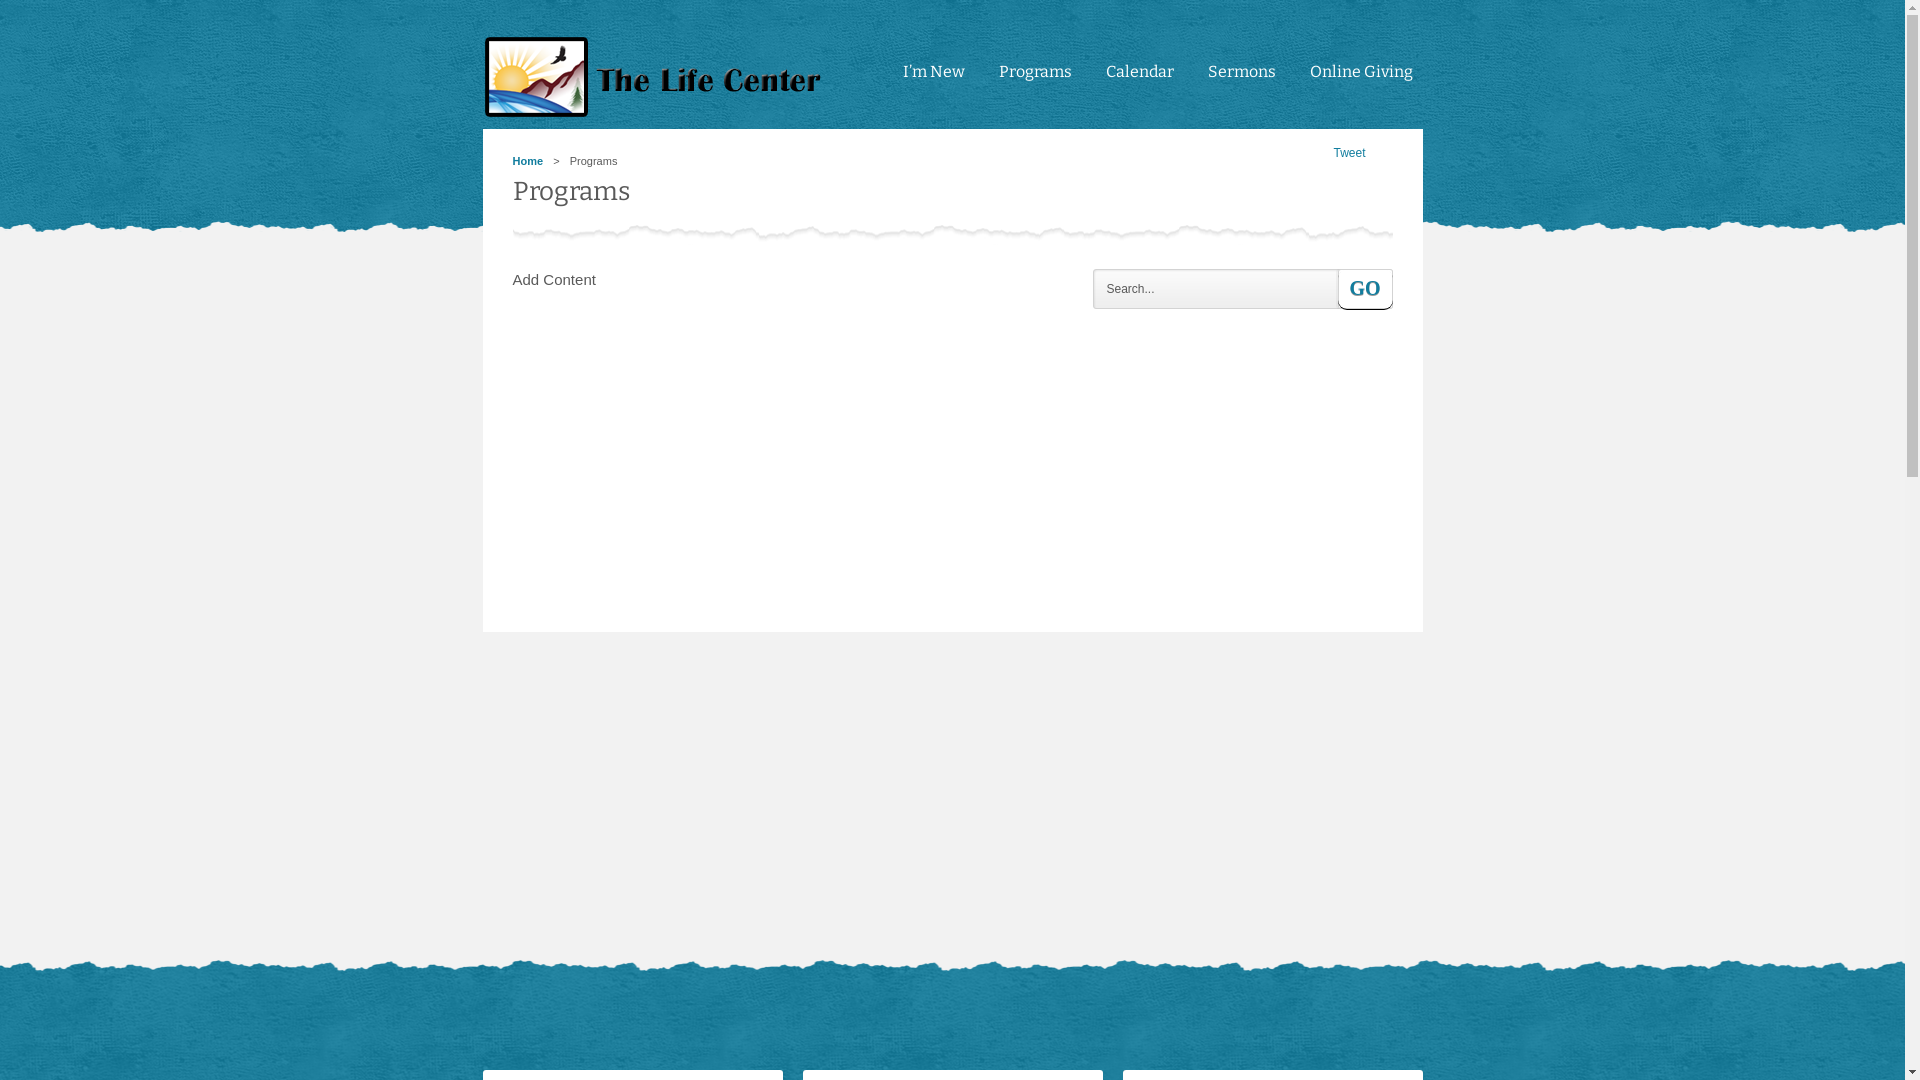 Image resolution: width=1920 pixels, height=1080 pixels. What do you see at coordinates (527, 160) in the screenshot?
I see `'Home'` at bounding box center [527, 160].